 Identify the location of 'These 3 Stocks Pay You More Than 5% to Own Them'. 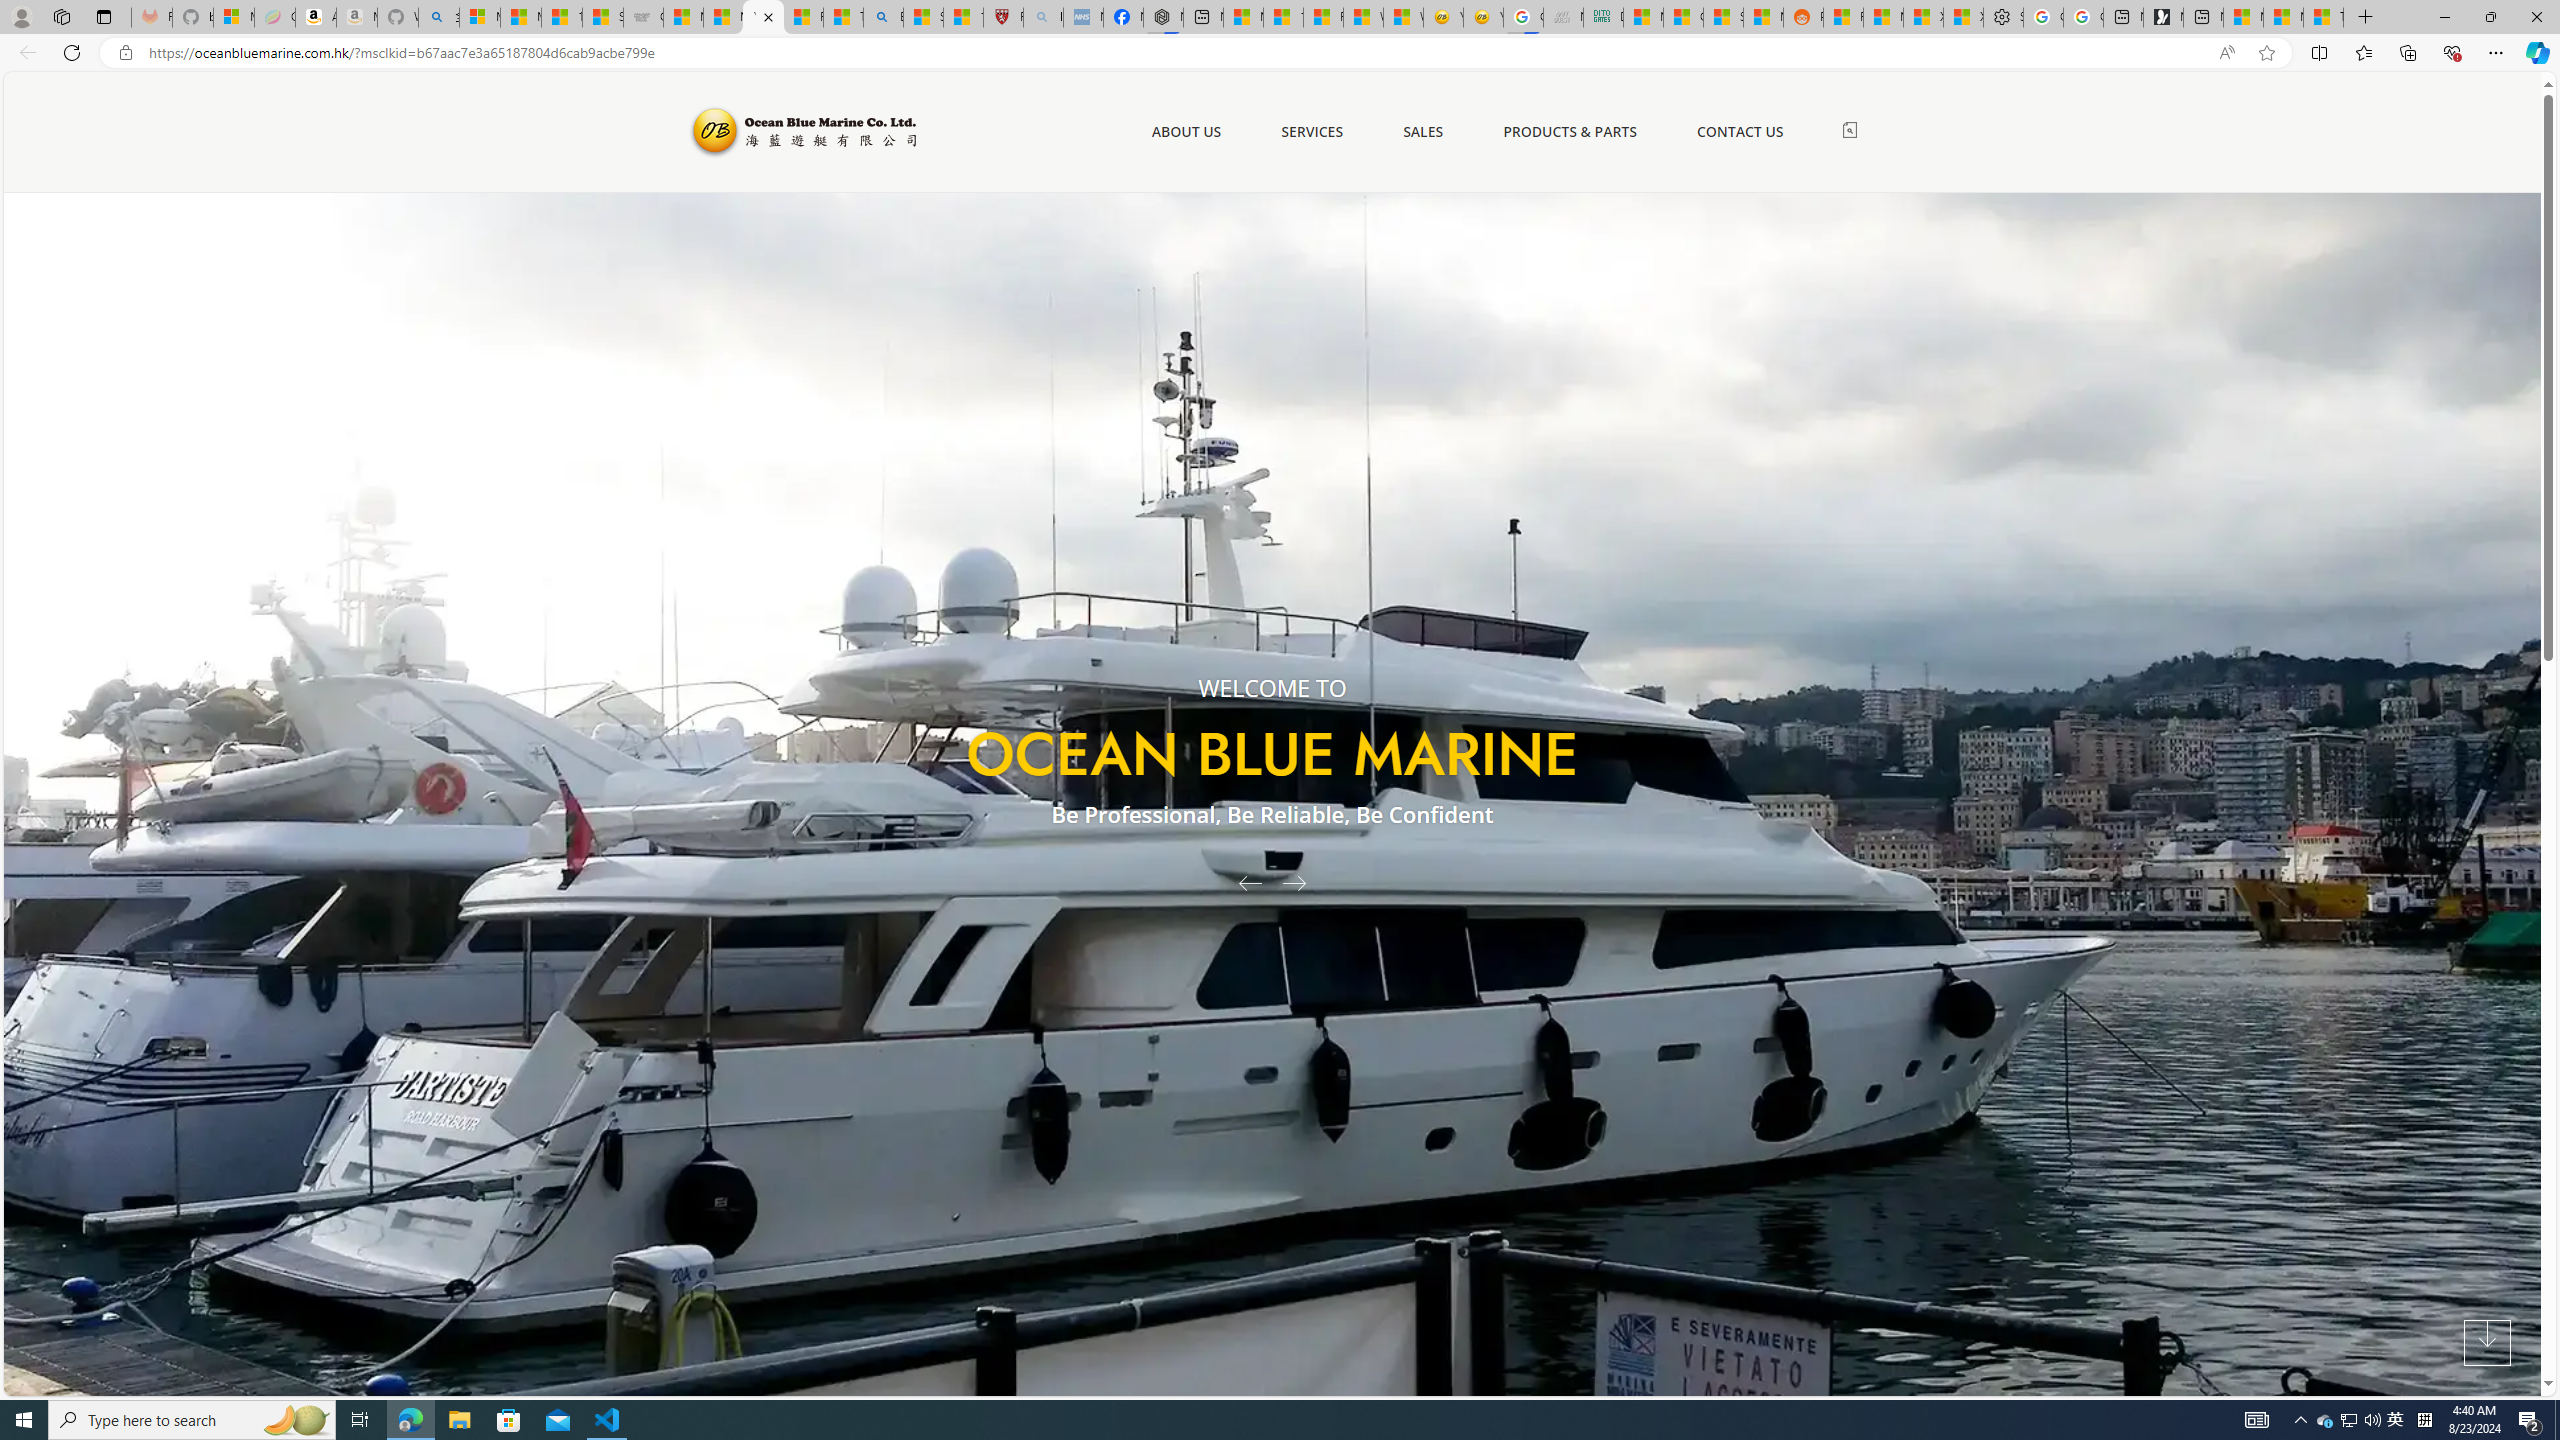
(2323, 16).